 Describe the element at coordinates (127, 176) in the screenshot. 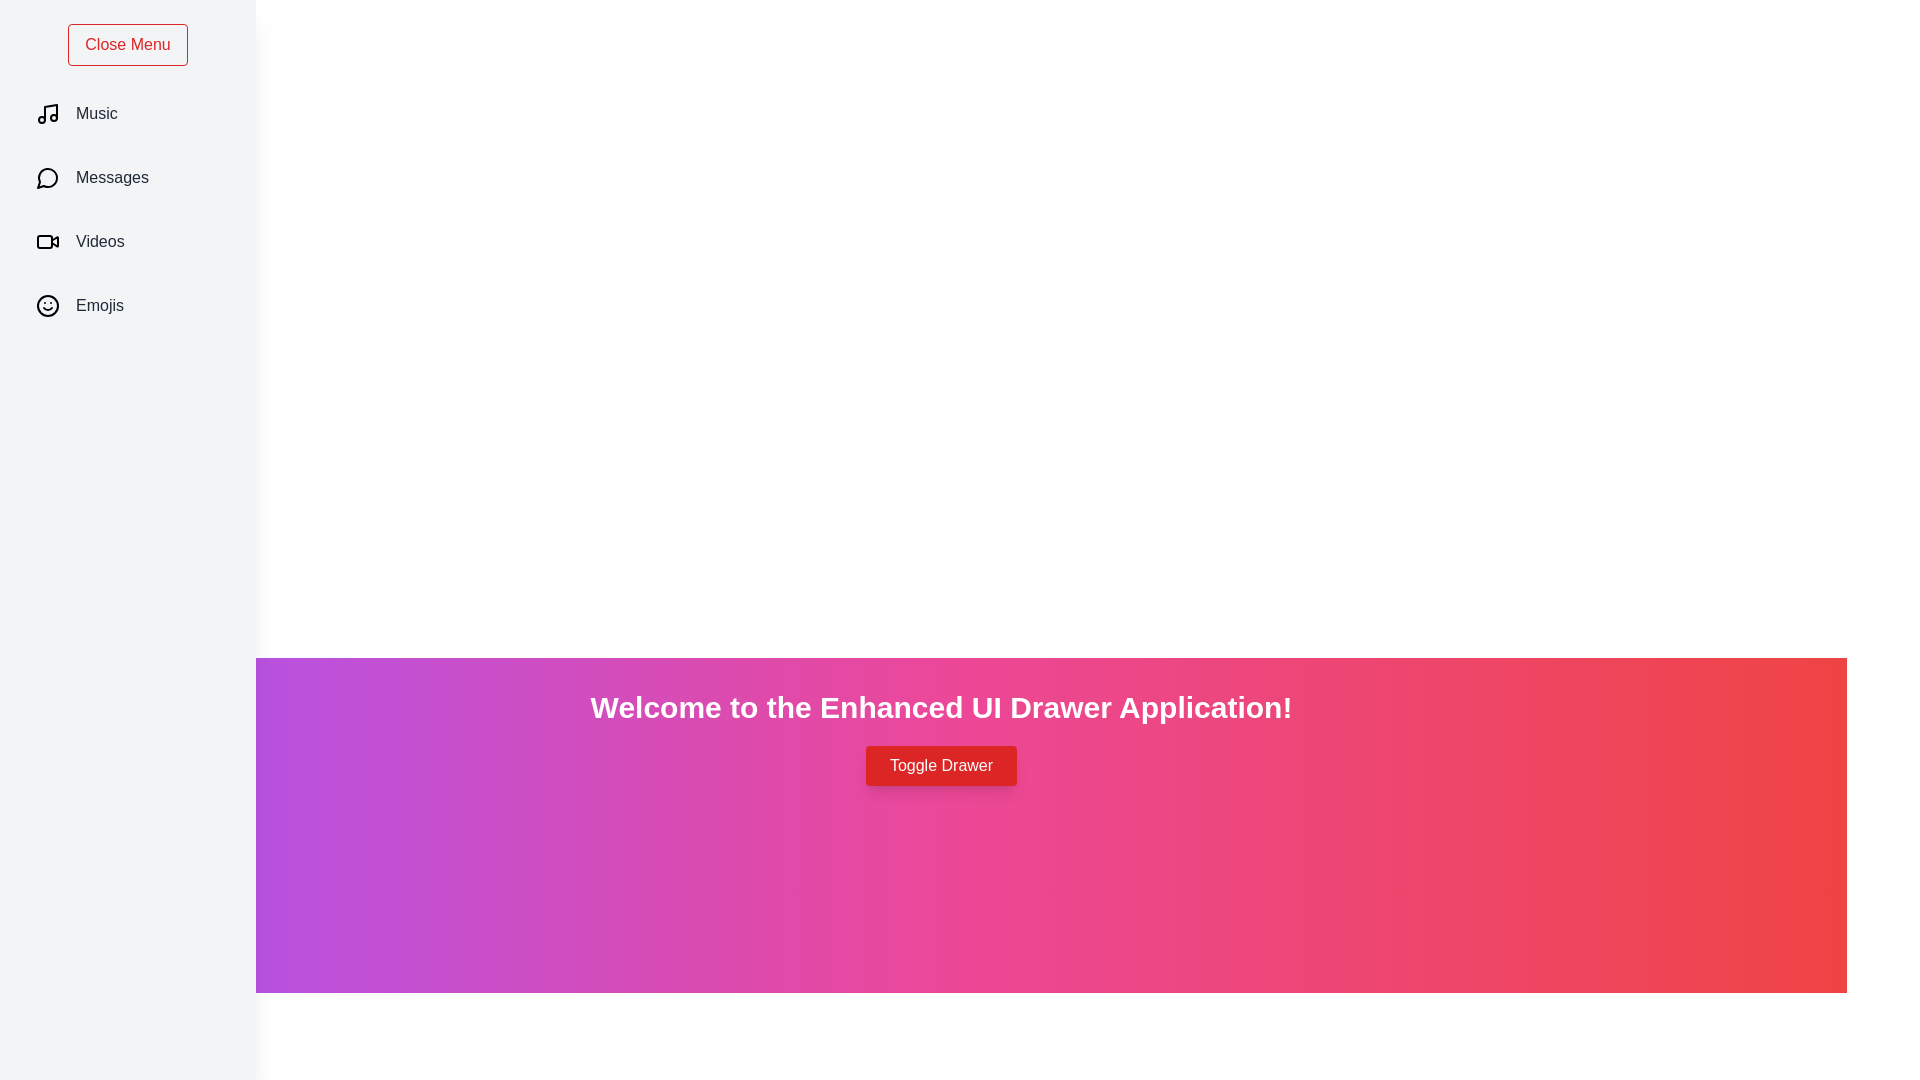

I see `the menu item labeled Messages` at that location.